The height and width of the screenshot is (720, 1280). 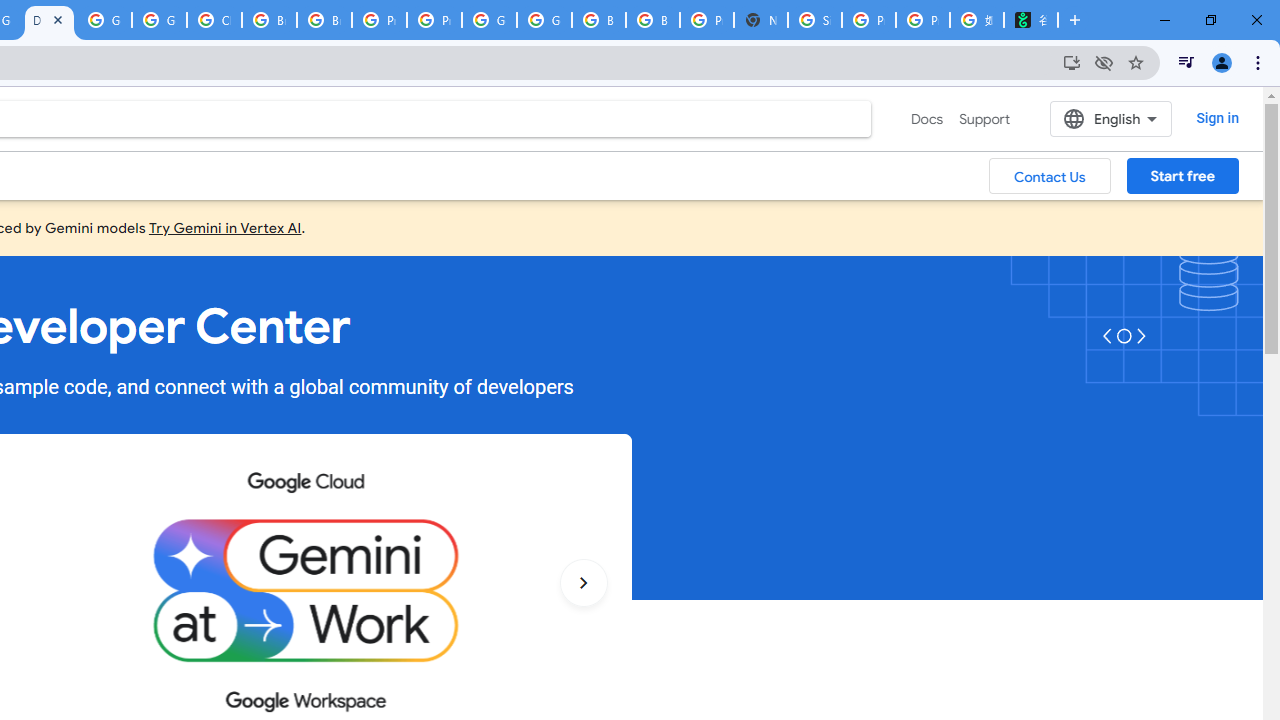 I want to click on 'English', so click(x=1110, y=118).